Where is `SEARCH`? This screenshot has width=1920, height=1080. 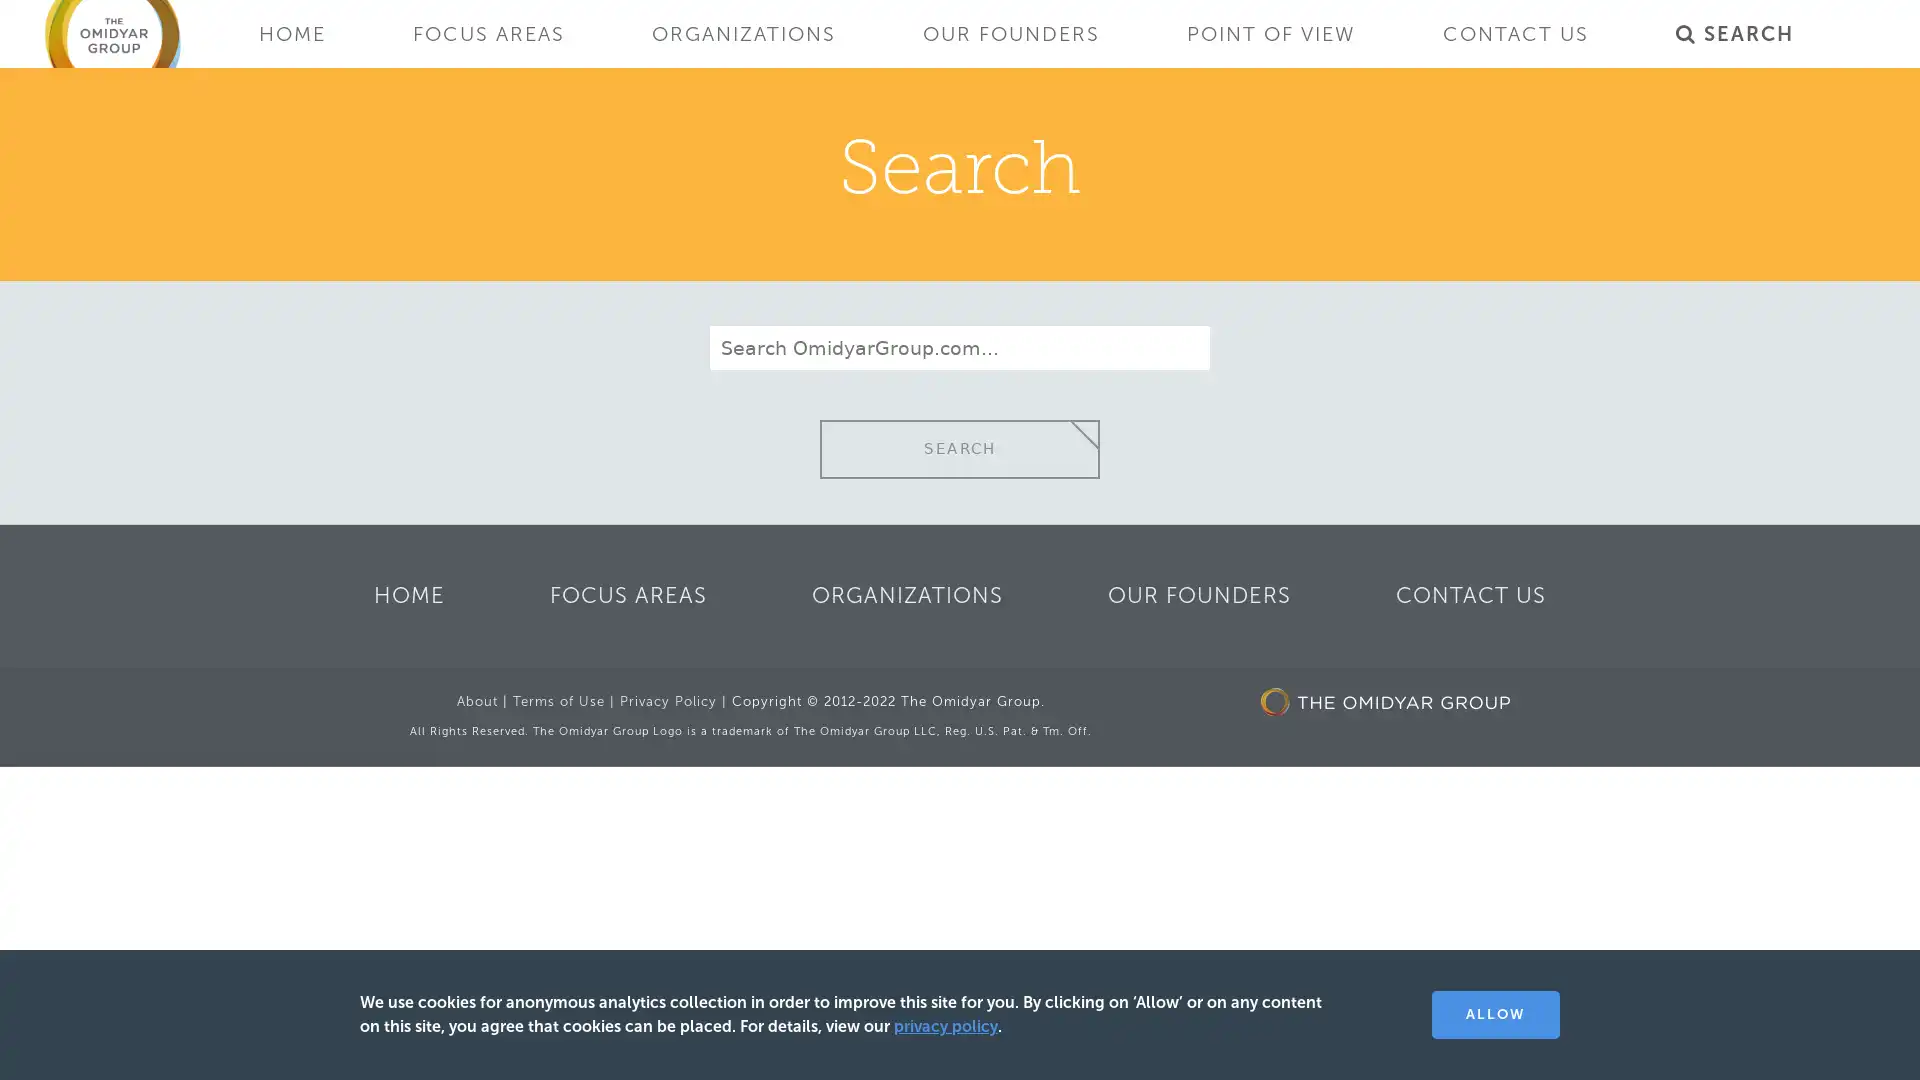 SEARCH is located at coordinates (960, 447).